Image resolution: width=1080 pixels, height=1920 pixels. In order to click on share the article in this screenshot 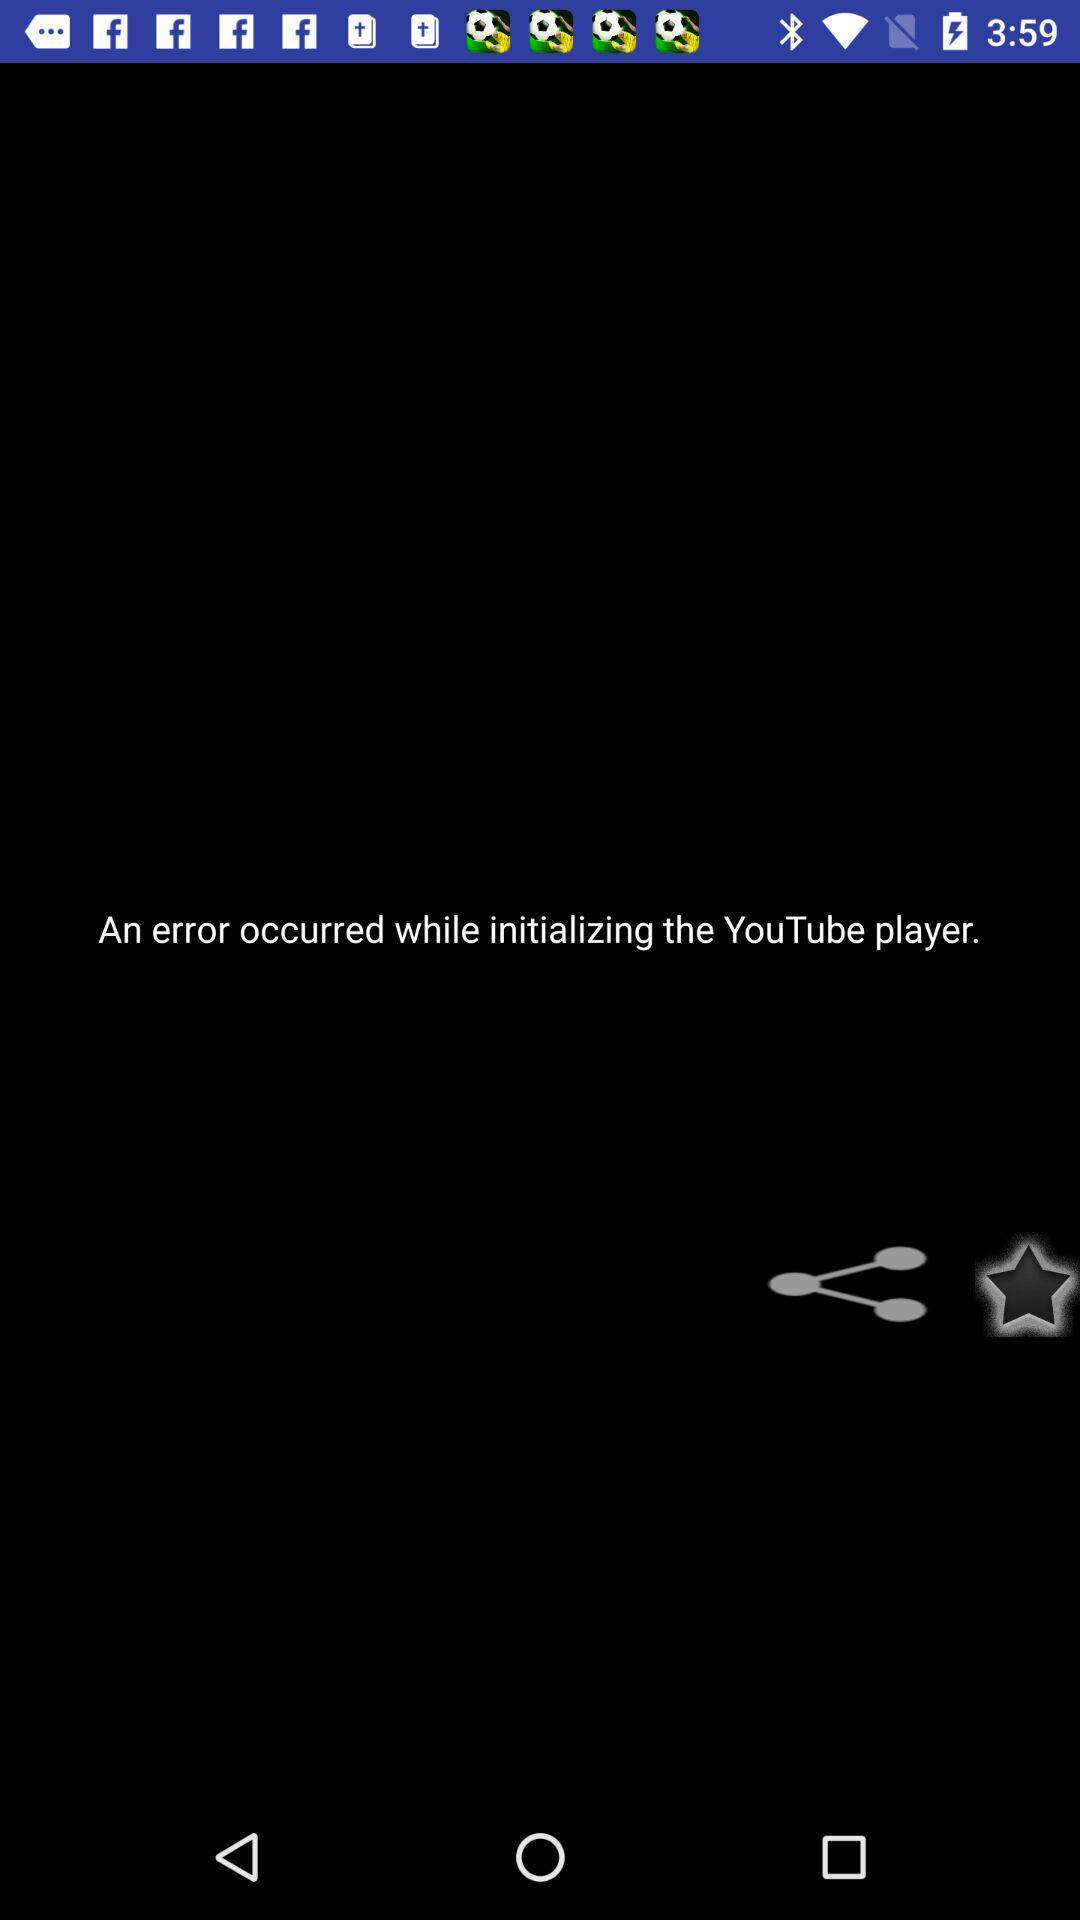, I will do `click(858, 1284)`.